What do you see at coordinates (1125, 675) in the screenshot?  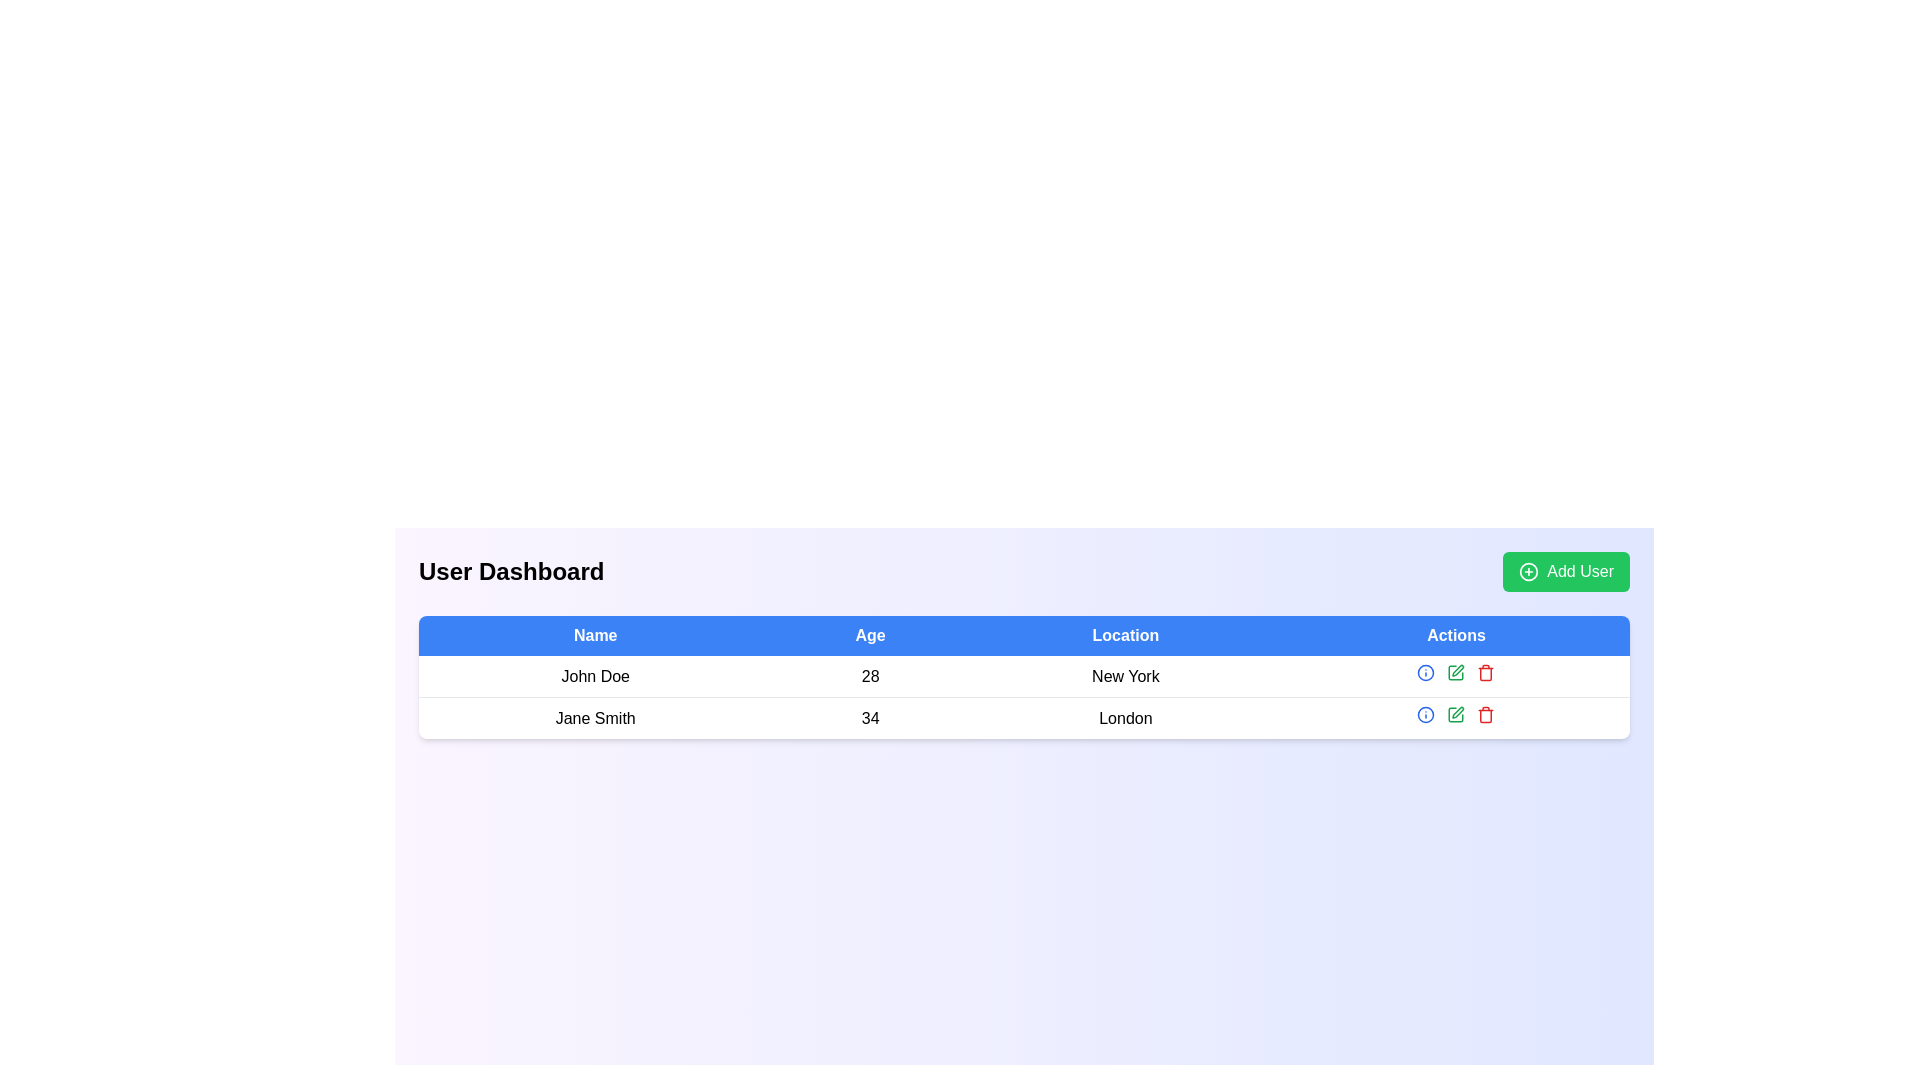 I see `the 'Location' text label displaying 'New York' in the table, which is located in the third column of the first data row, between the 'Age' and 'Actions' columns` at bounding box center [1125, 675].